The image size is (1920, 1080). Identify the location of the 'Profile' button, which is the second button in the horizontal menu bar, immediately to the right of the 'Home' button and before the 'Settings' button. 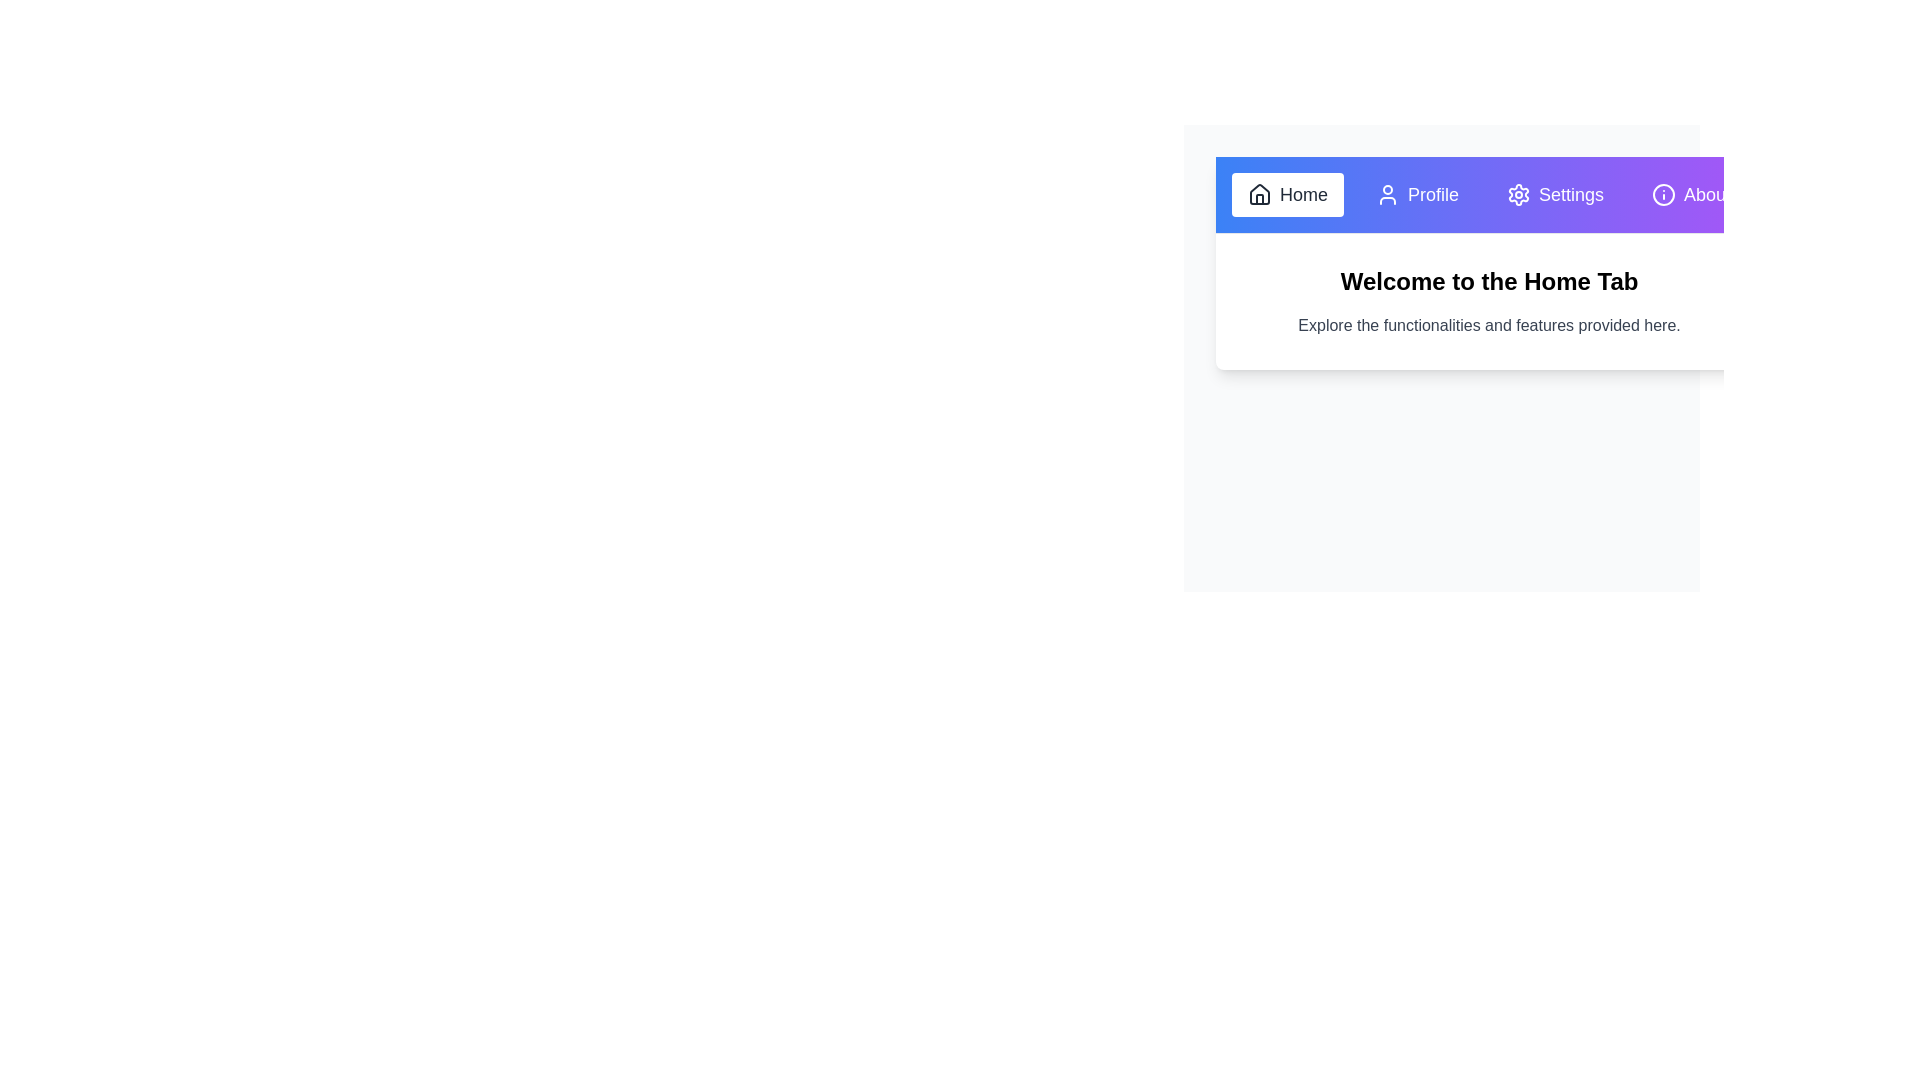
(1416, 195).